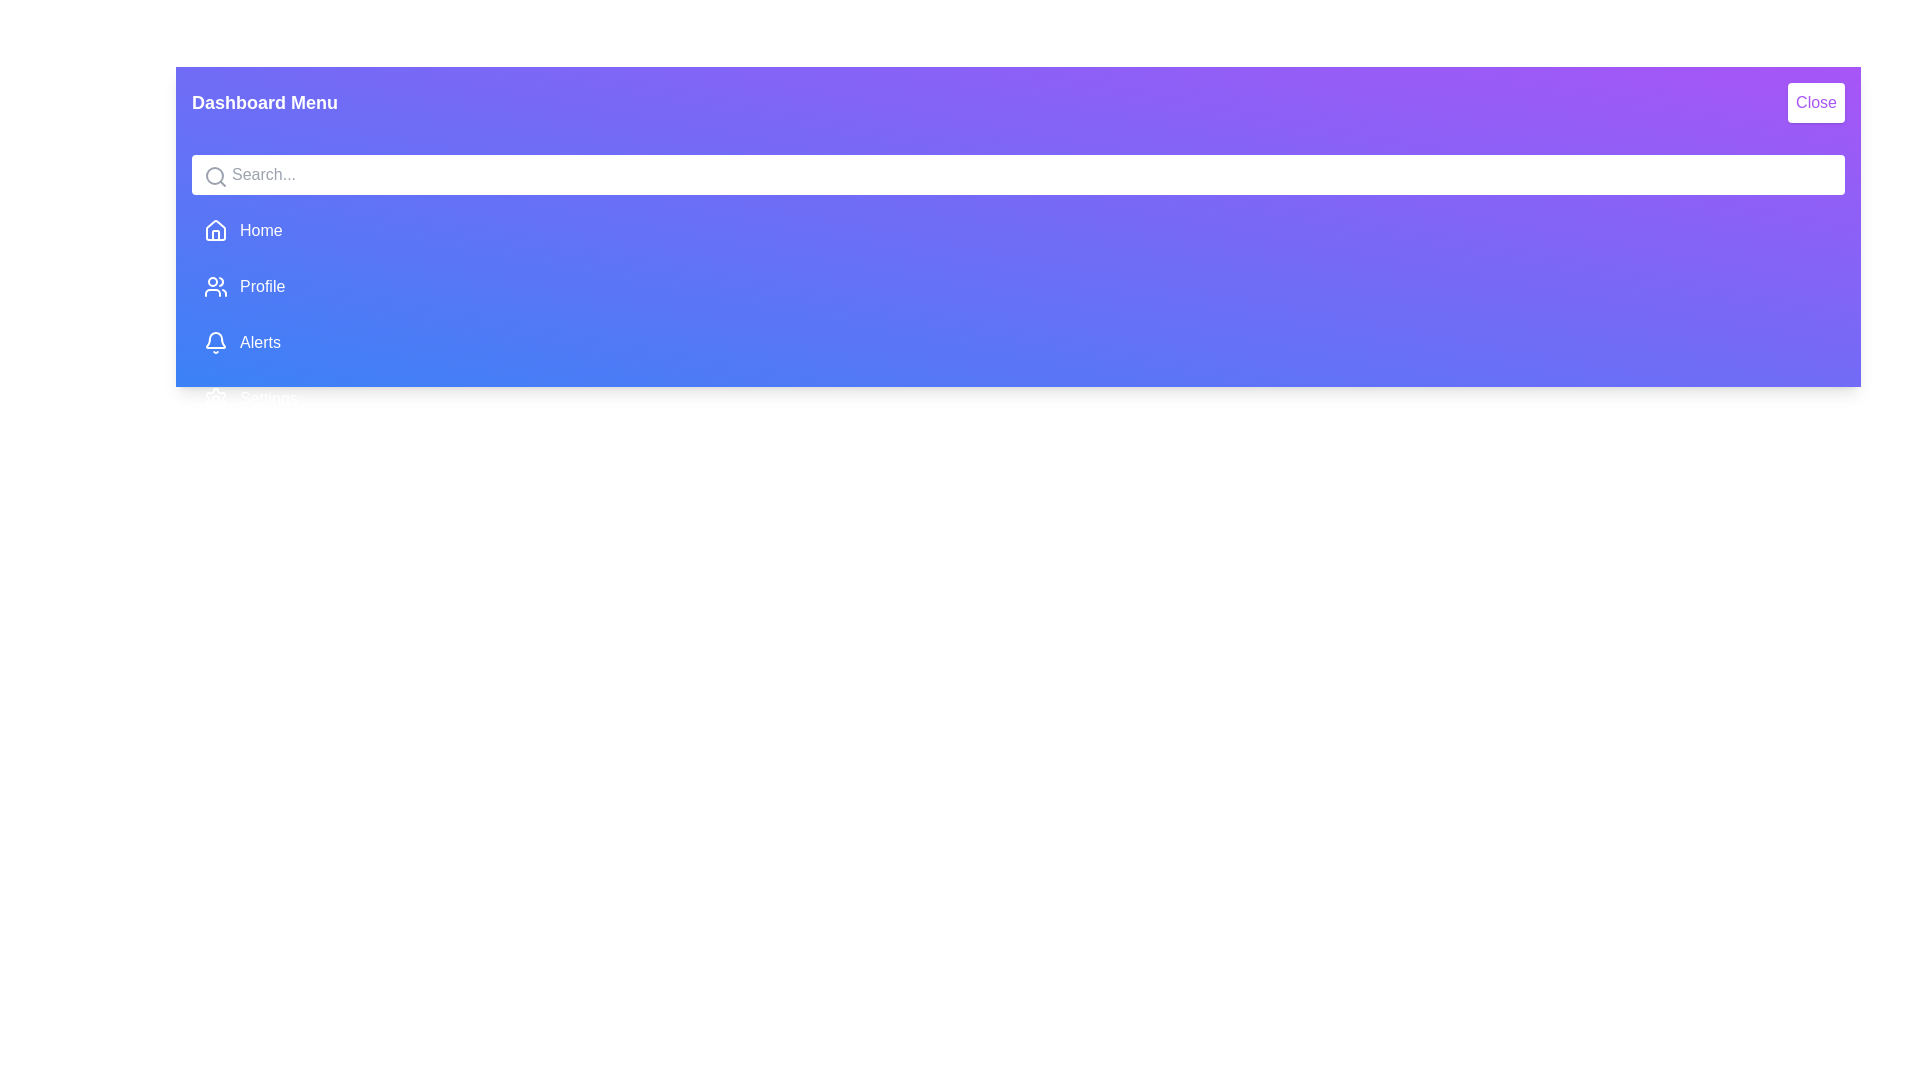 This screenshot has width=1920, height=1080. I want to click on the 'Profile' text label in the sidebar navigation menu, which is displayed in a light font on a blue background, located below the 'Home' menu item and above the 'Alerts' menu item, so click(261, 286).